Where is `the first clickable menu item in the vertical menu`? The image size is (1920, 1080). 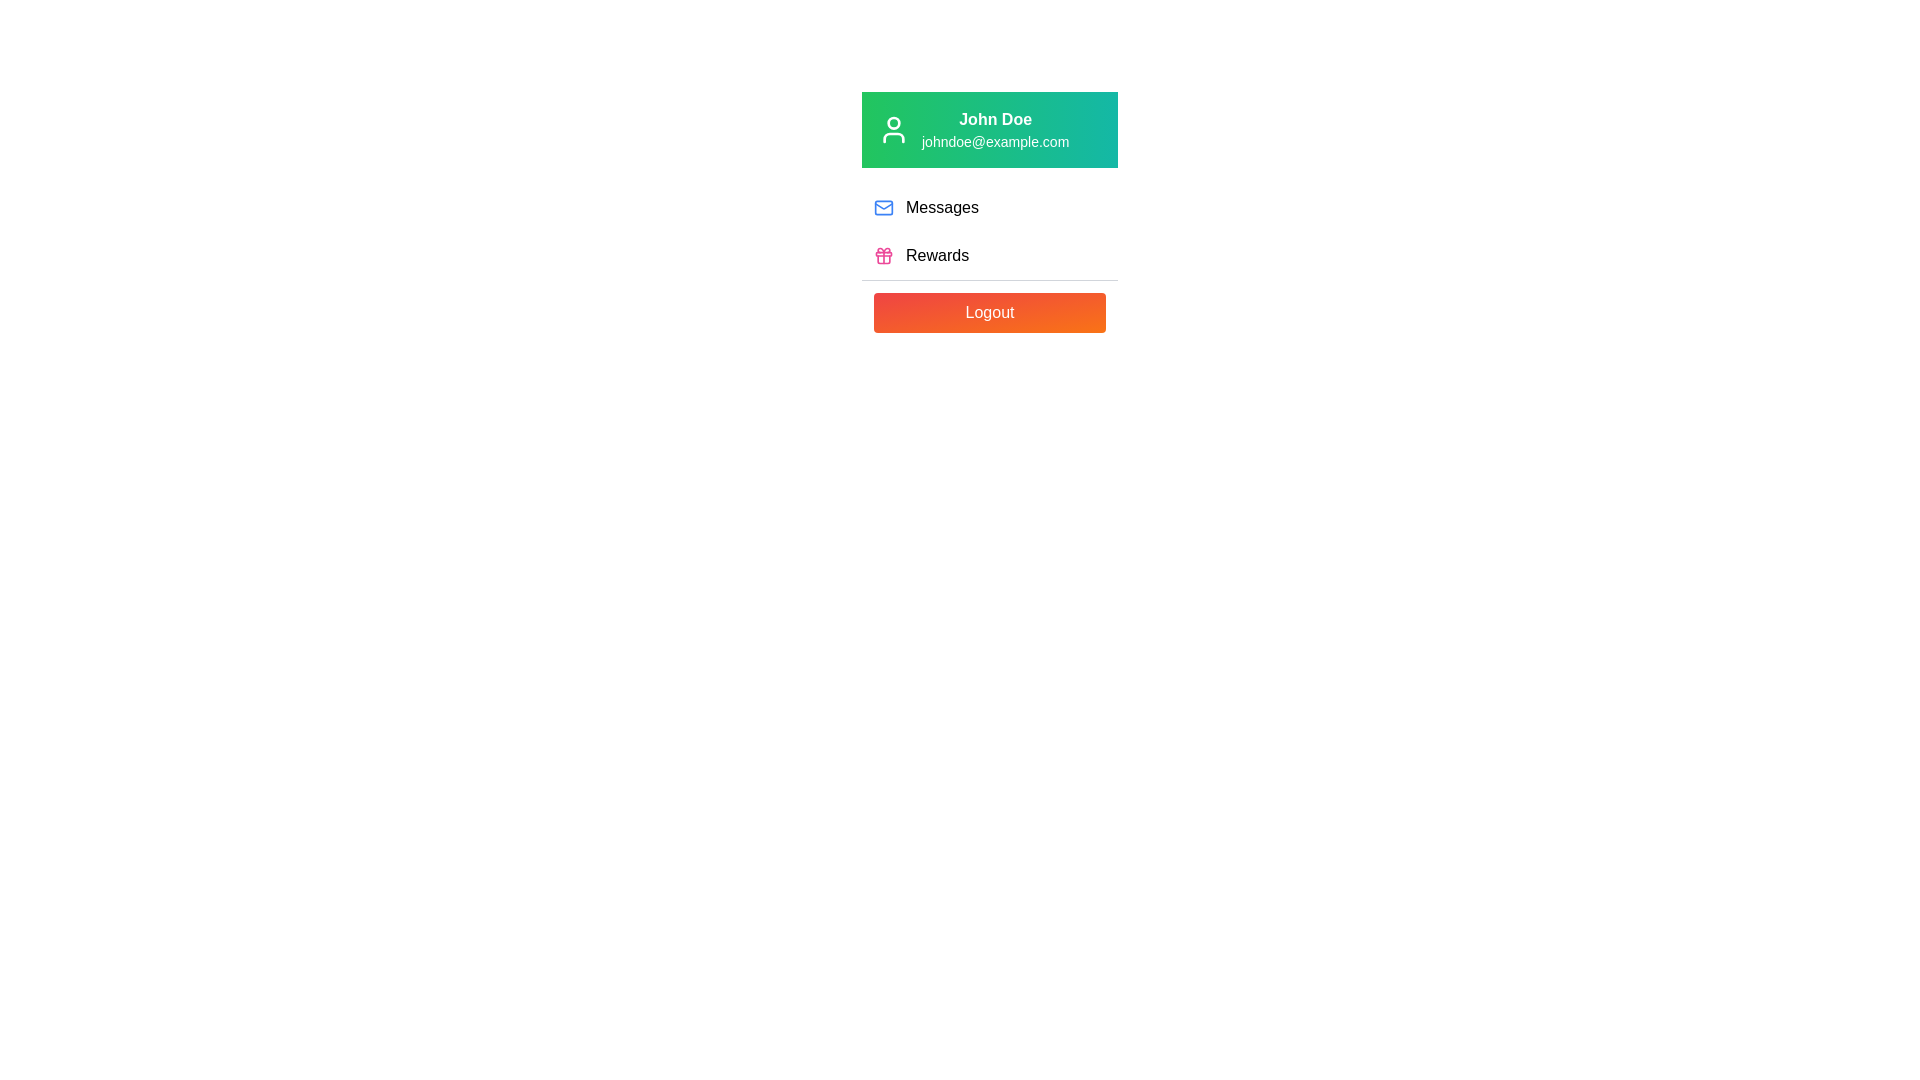
the first clickable menu item in the vertical menu is located at coordinates (989, 208).